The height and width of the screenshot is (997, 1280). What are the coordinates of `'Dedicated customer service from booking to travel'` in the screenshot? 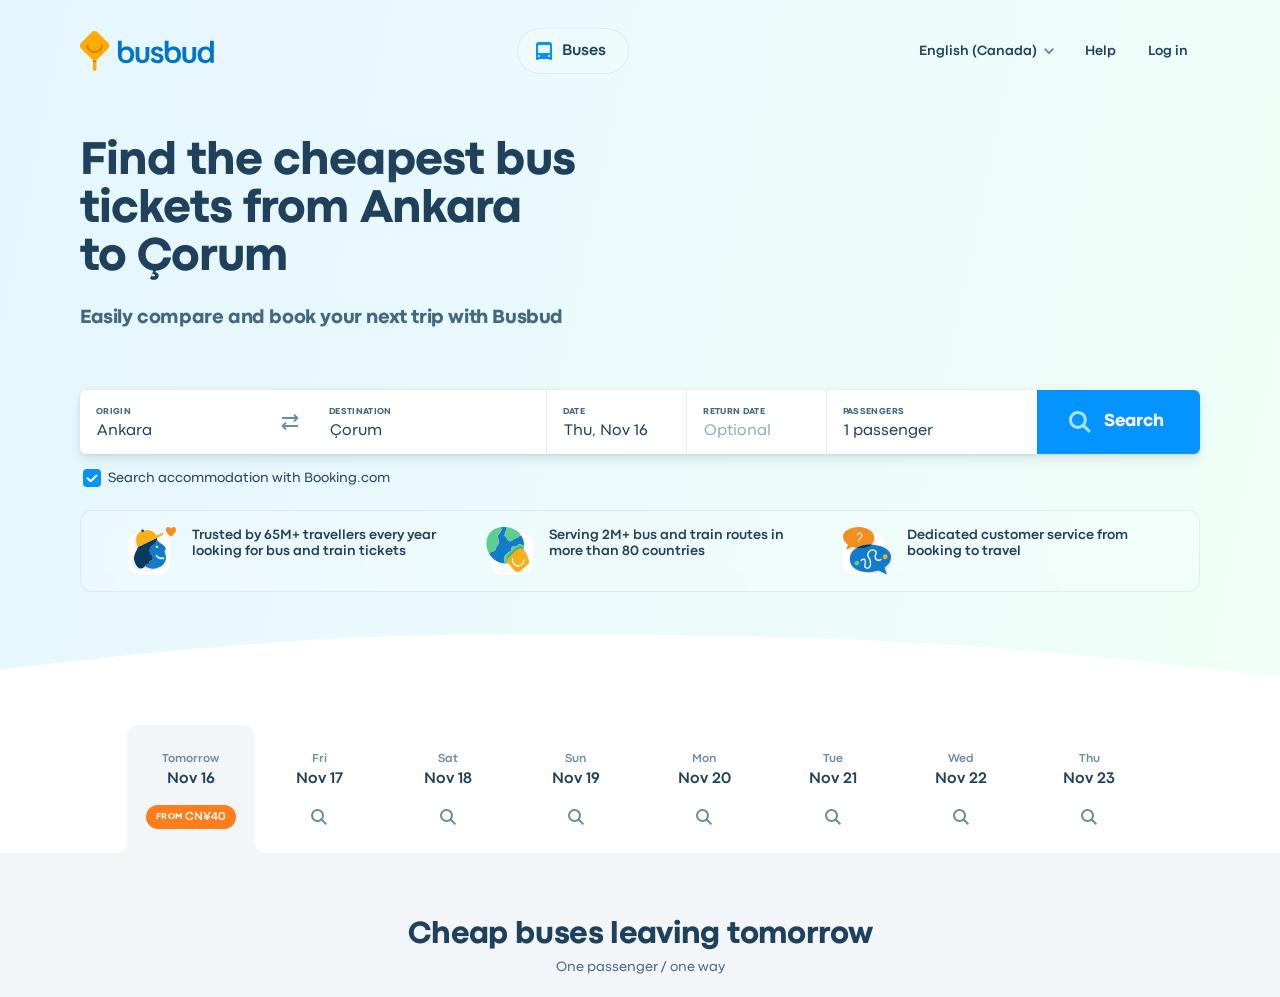 It's located at (904, 541).